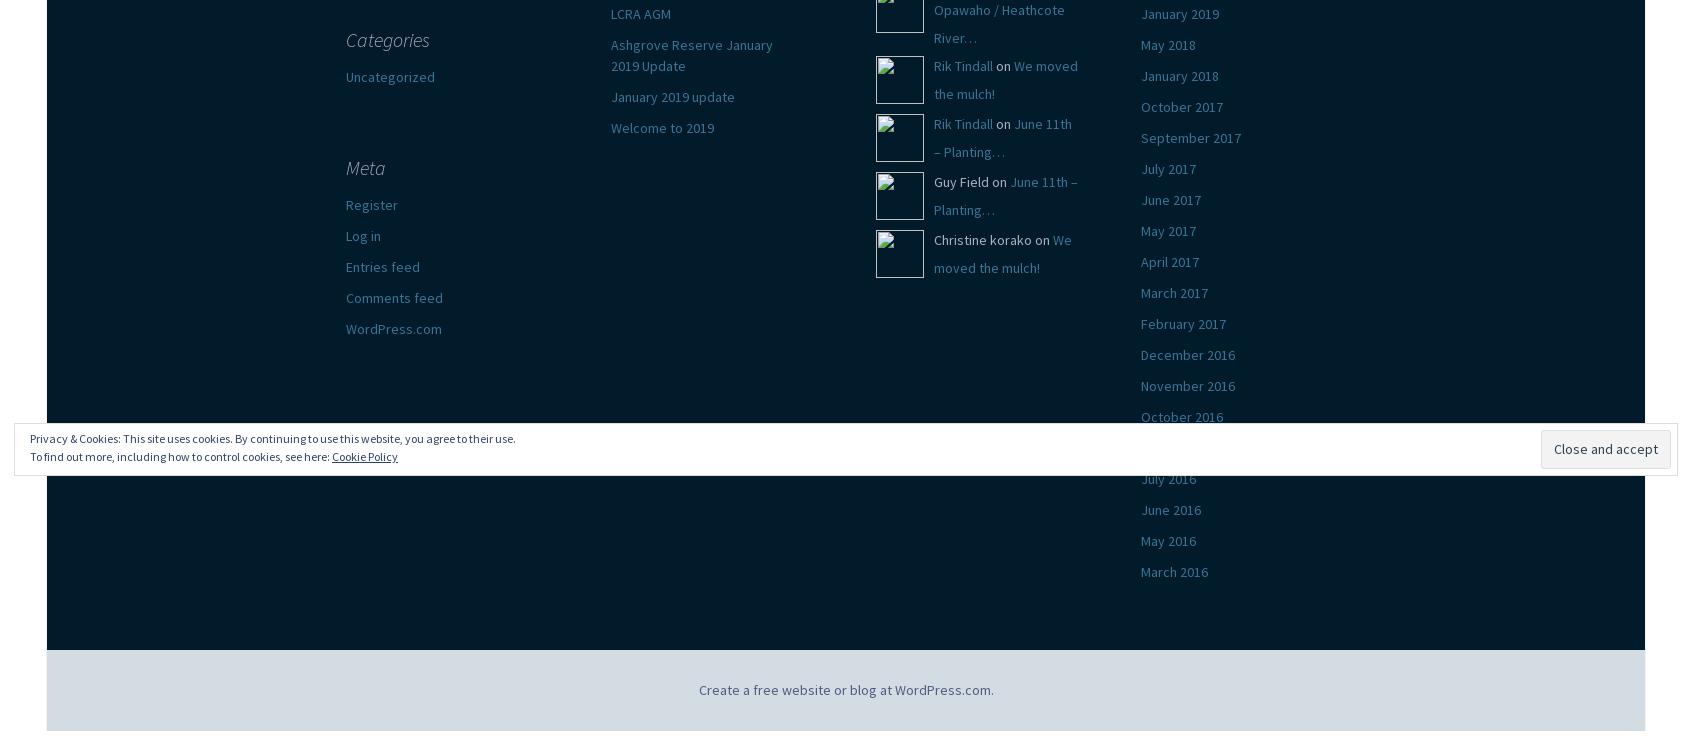 The height and width of the screenshot is (755, 1692). Describe the element at coordinates (272, 437) in the screenshot. I see `'Privacy & Cookies: This site uses cookies. By continuing to use this website, you agree to their use.'` at that location.